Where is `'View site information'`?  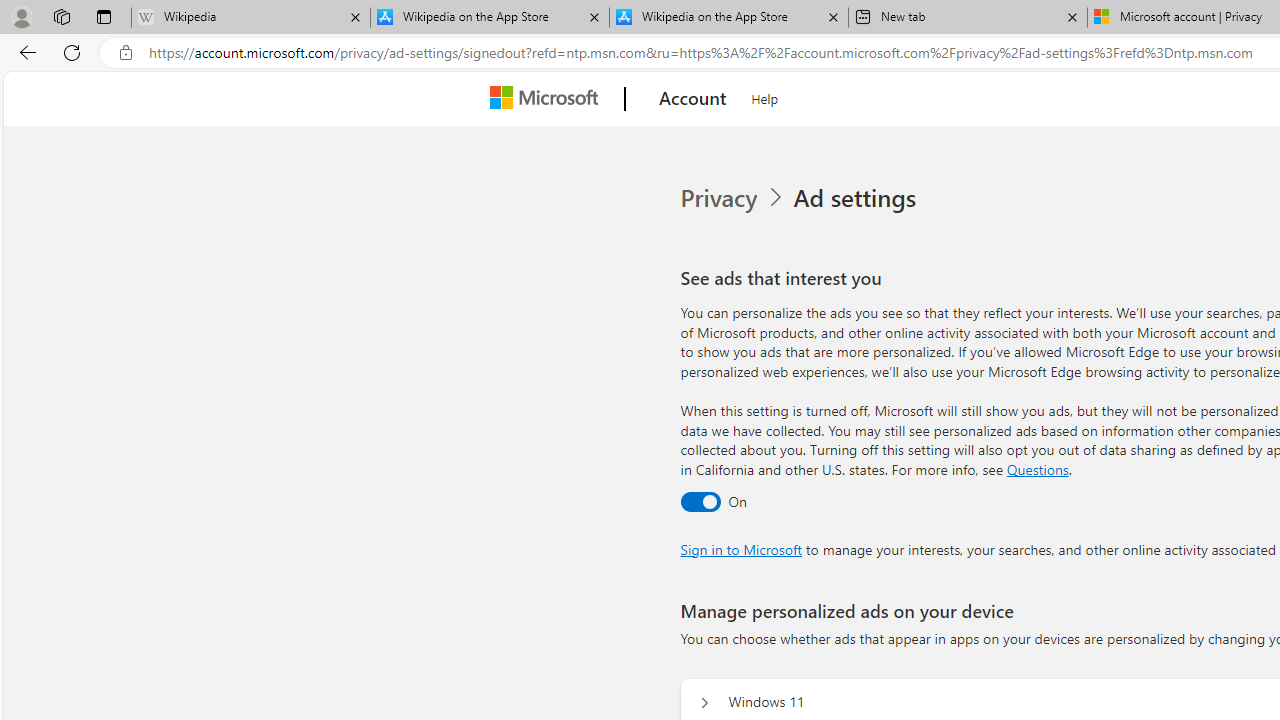
'View site information' is located at coordinates (125, 52).